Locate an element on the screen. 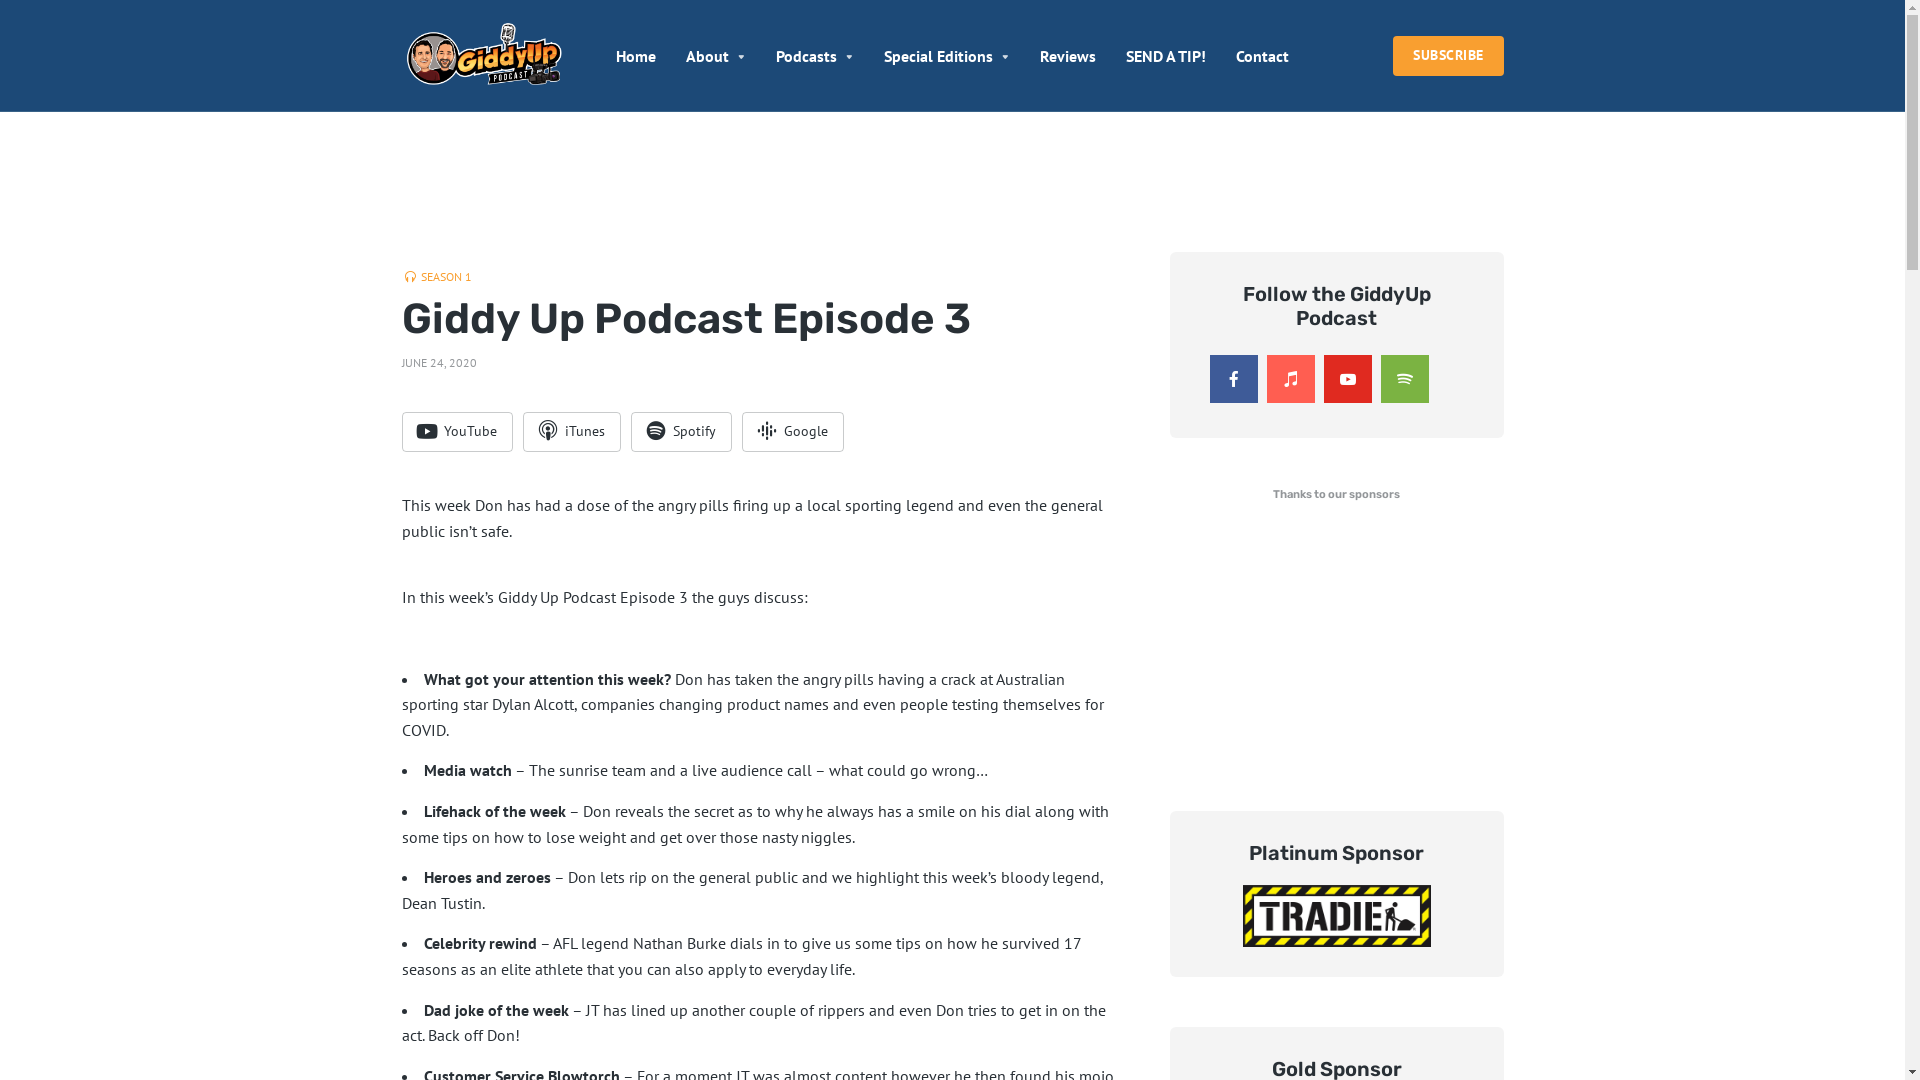  'Contact' is located at coordinates (1261, 55).